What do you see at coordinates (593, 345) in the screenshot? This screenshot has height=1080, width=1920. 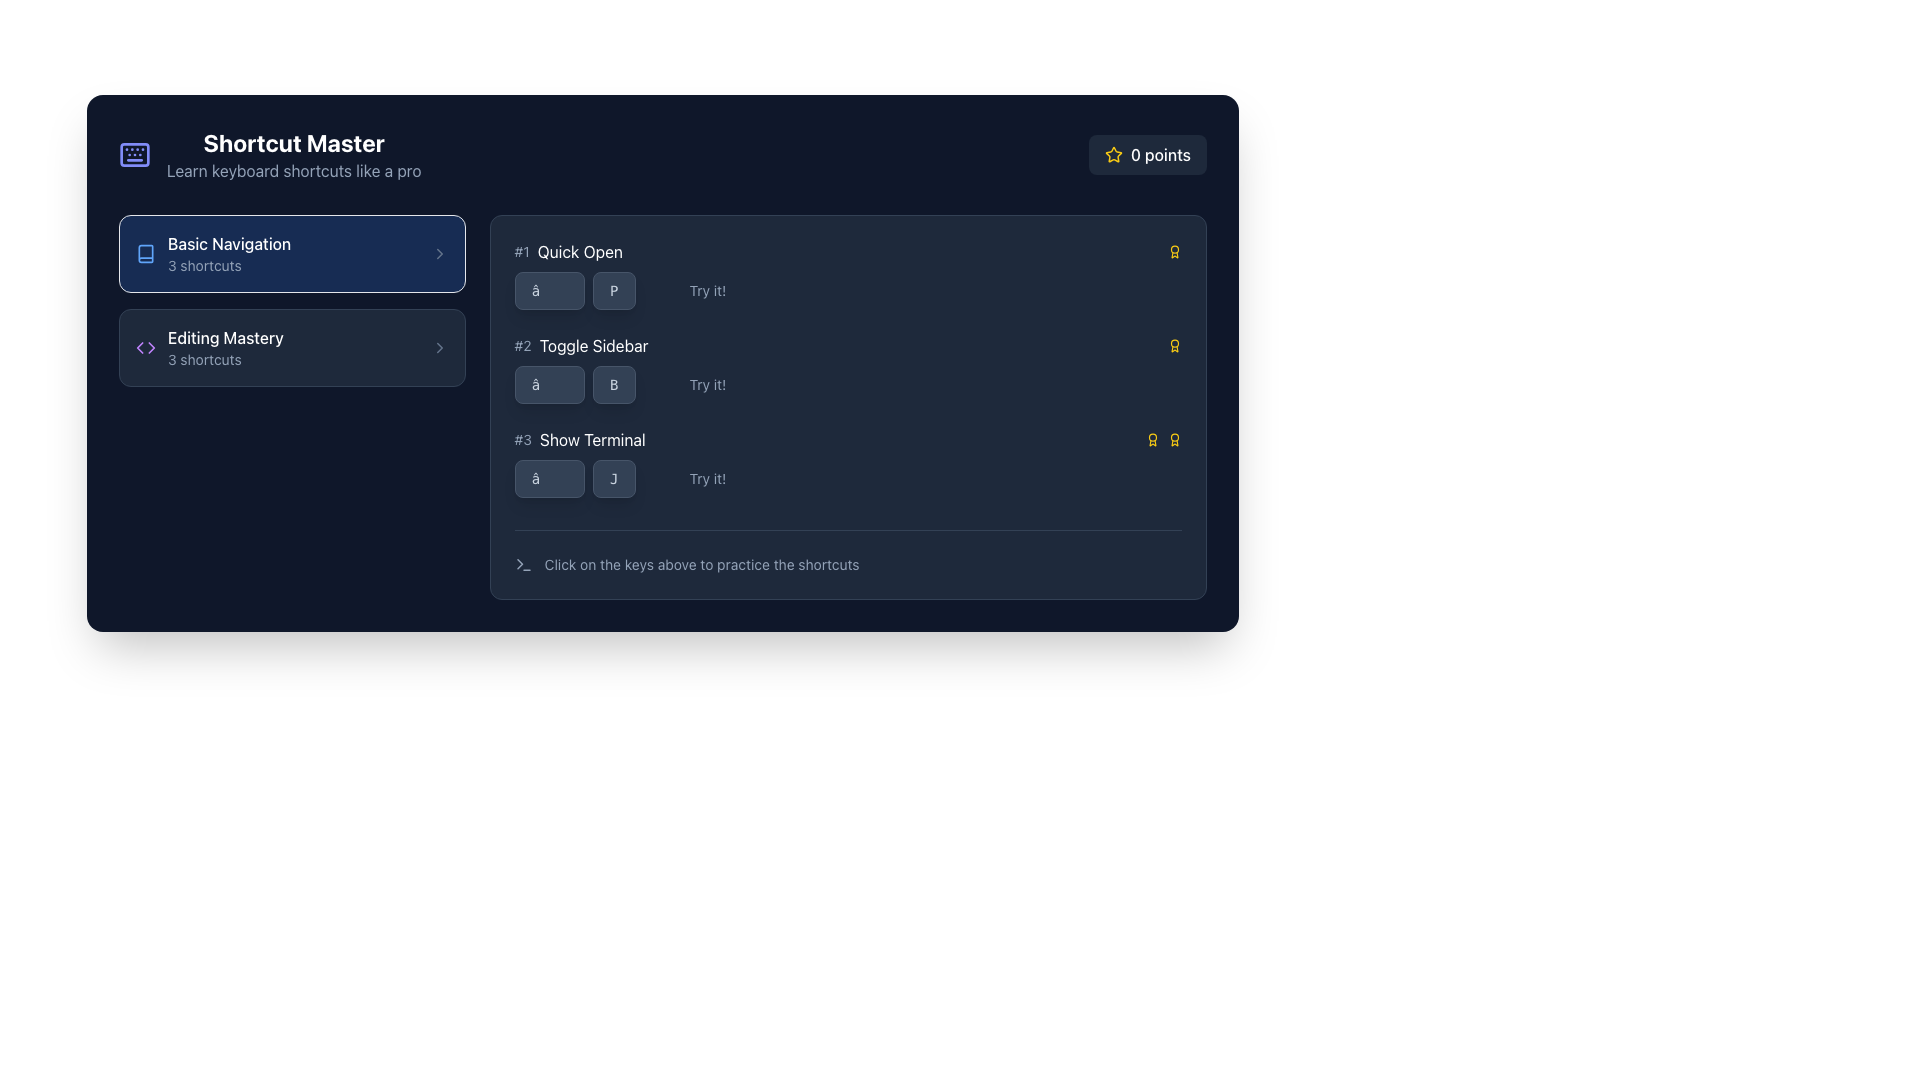 I see `the text label that describes the keyboard shortcut for toggling the sidebar, located in section '#2', positioned to the right of the smaller text '#2'` at bounding box center [593, 345].